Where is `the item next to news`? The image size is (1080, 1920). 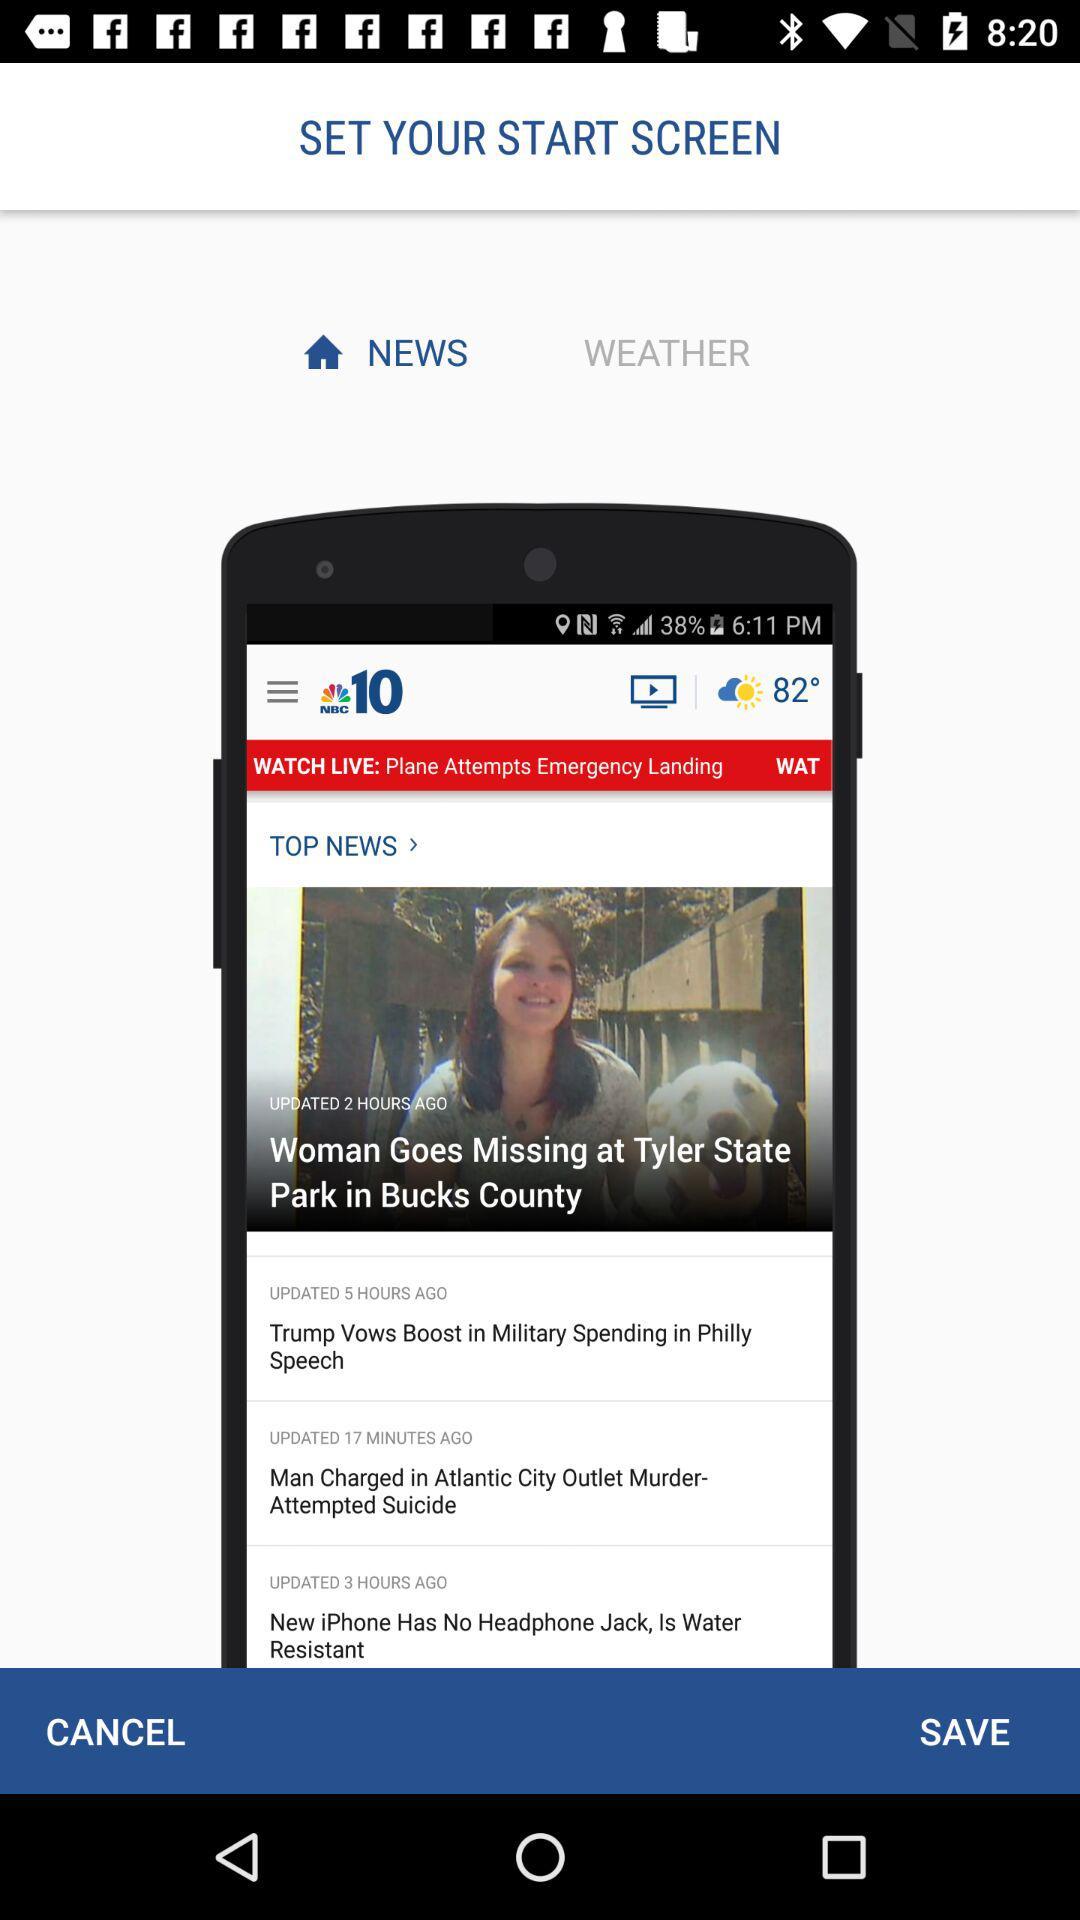 the item next to news is located at coordinates (661, 351).